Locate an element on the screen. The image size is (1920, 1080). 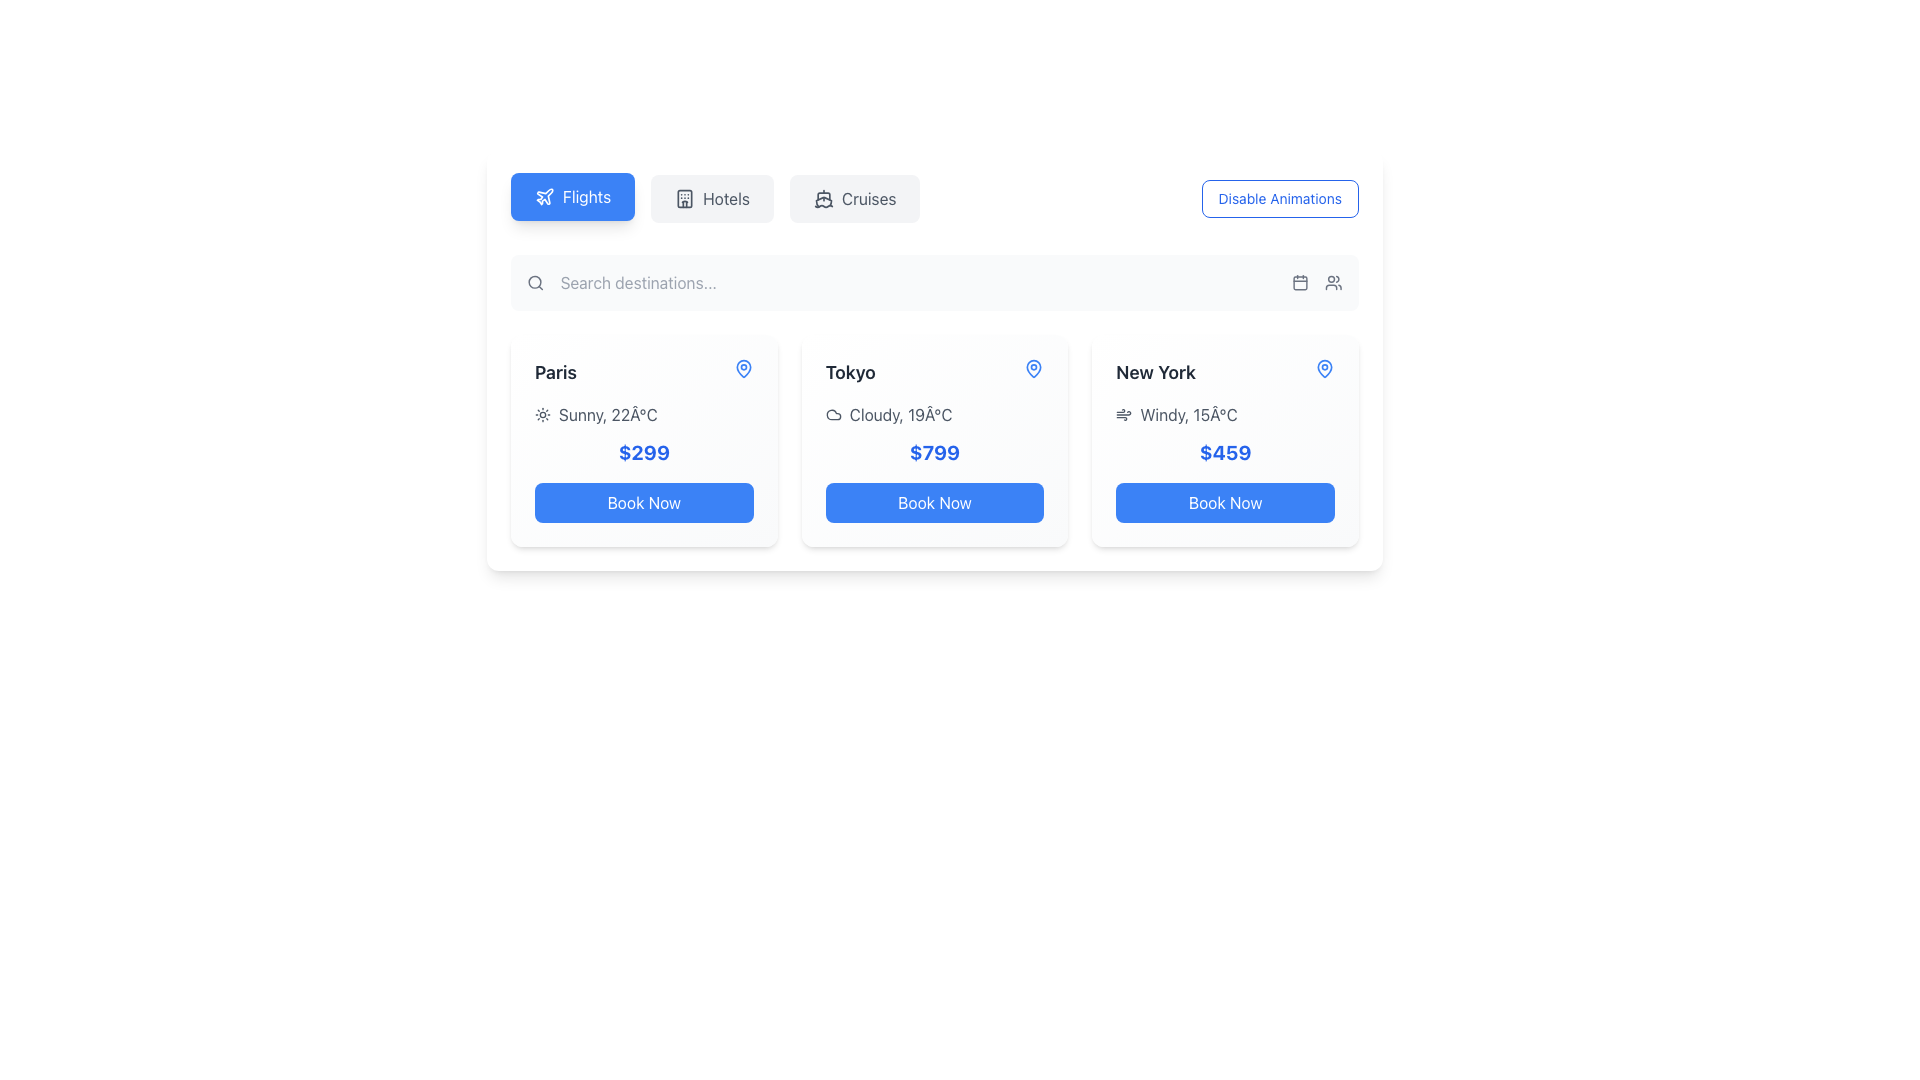
the prominent Text label displaying '$799' in a large blue font, located in the middle card of the horizontally scrolling section, below the weather and temperature row, and above the 'Book Now' button is located at coordinates (934, 452).